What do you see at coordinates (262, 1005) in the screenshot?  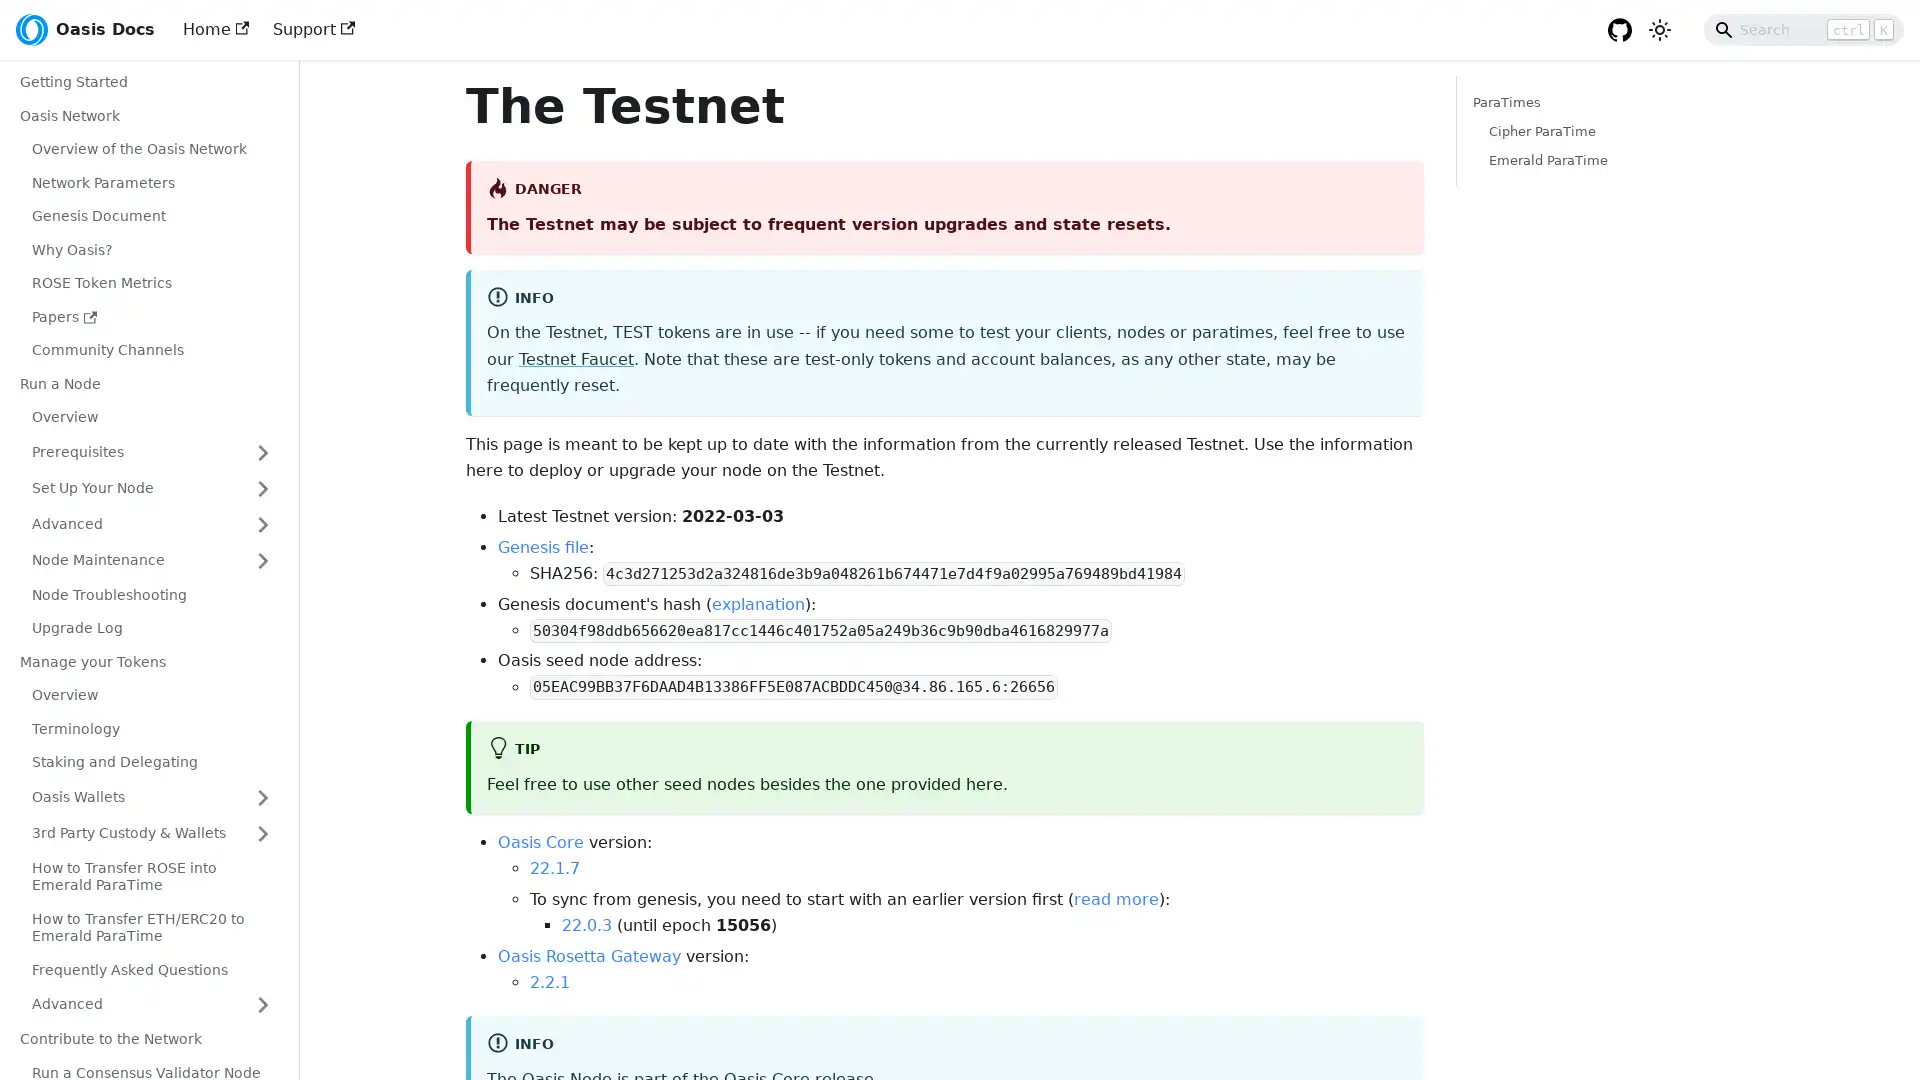 I see `Toggle the collapsible sidebar category 'Advanced'` at bounding box center [262, 1005].